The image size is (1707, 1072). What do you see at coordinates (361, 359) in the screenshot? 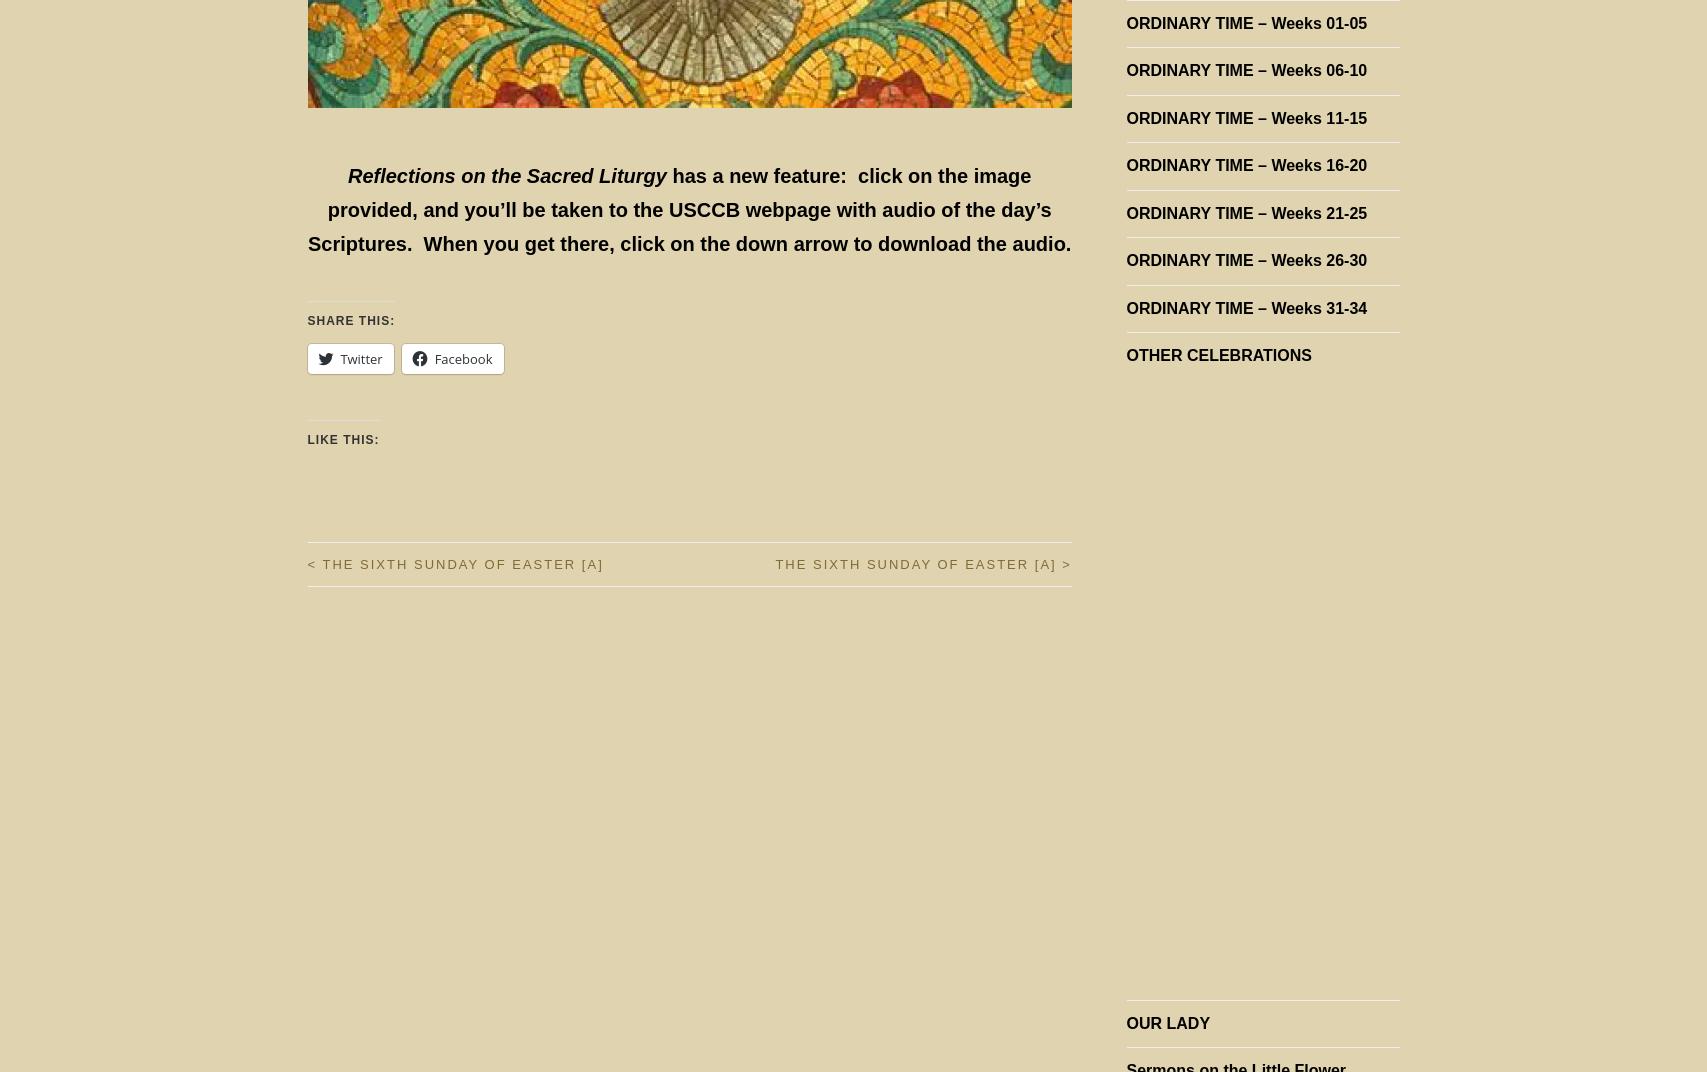
I see `'Twitter'` at bounding box center [361, 359].